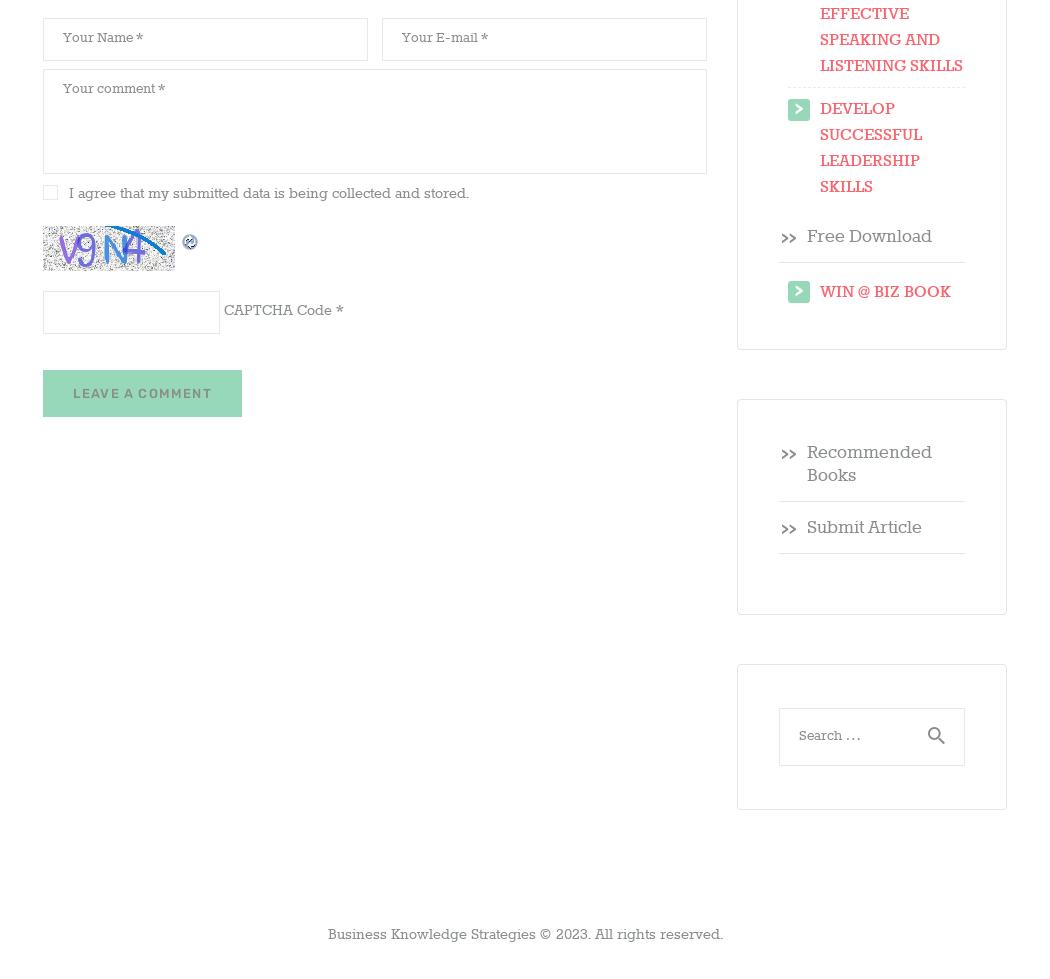 This screenshot has height=979, width=1050. What do you see at coordinates (813, 718) in the screenshot?
I see `'Search for:'` at bounding box center [813, 718].